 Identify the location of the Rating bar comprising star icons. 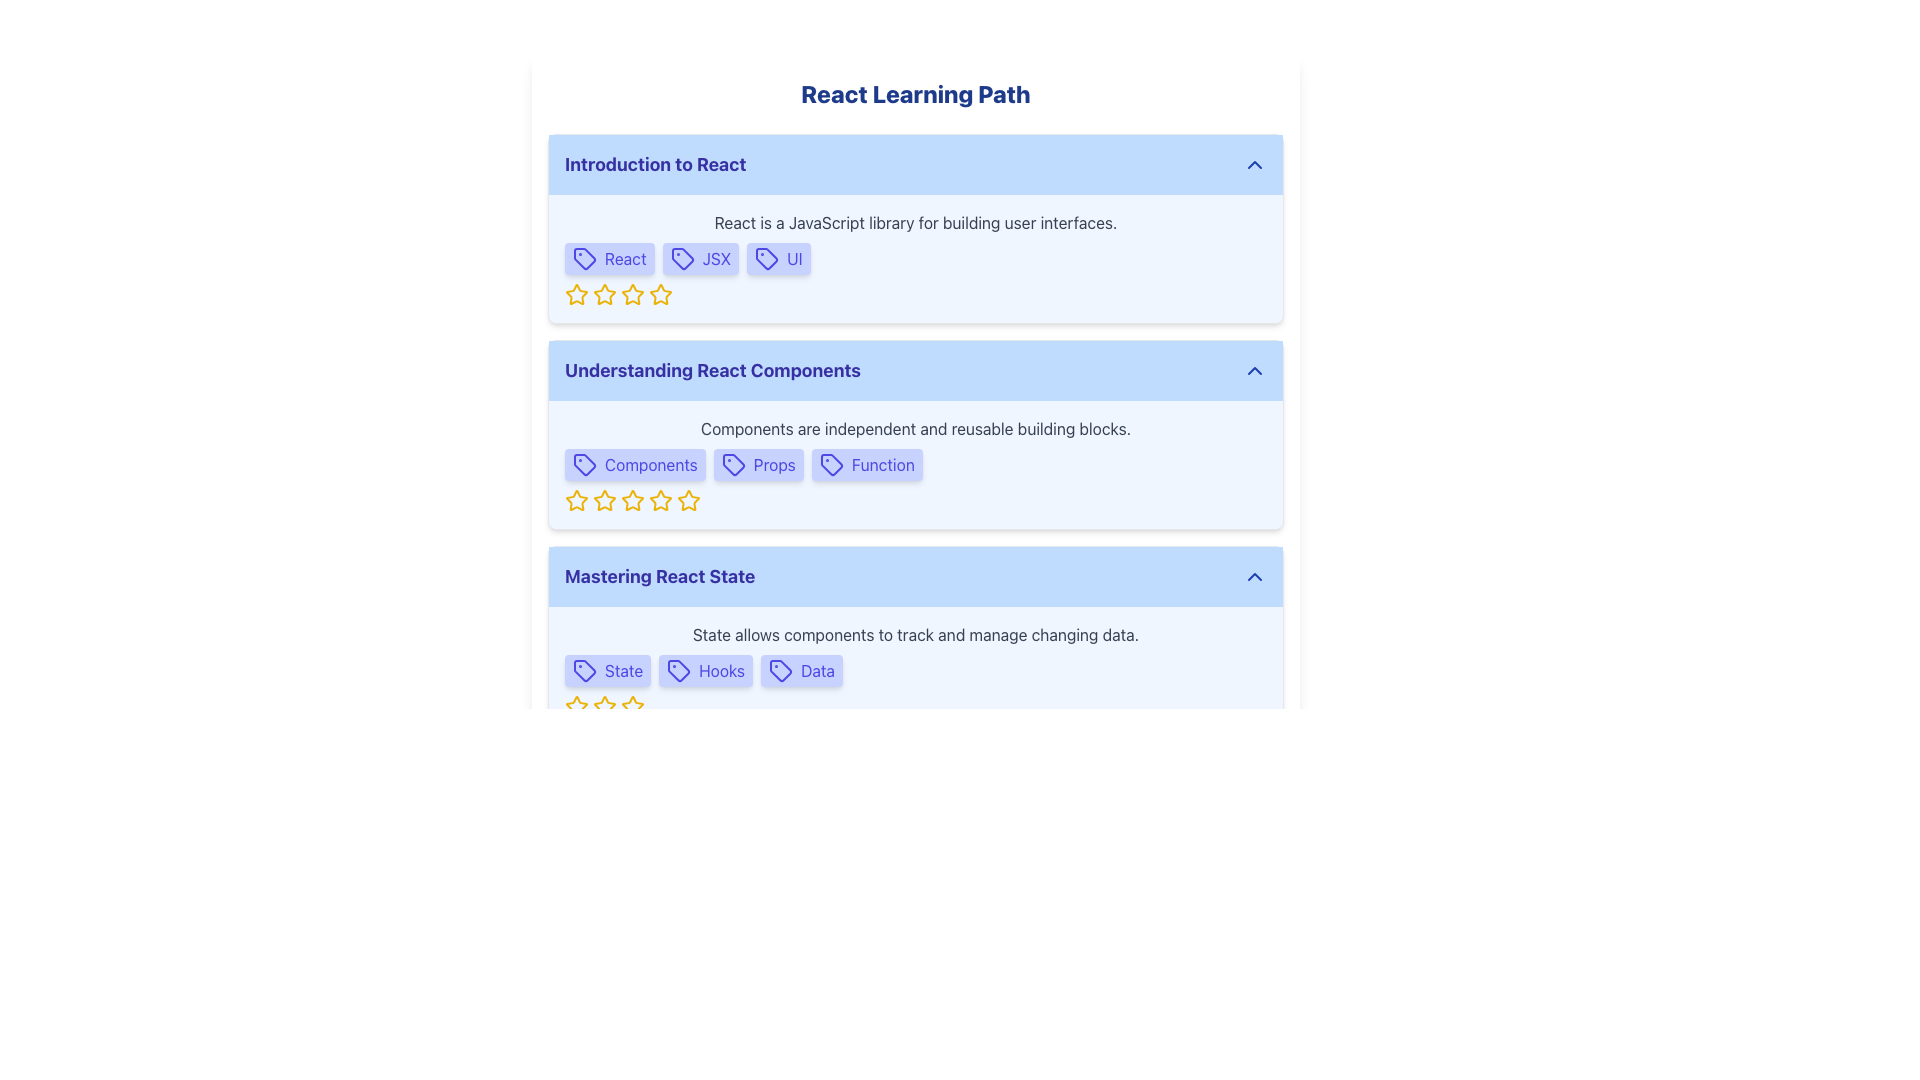
(915, 294).